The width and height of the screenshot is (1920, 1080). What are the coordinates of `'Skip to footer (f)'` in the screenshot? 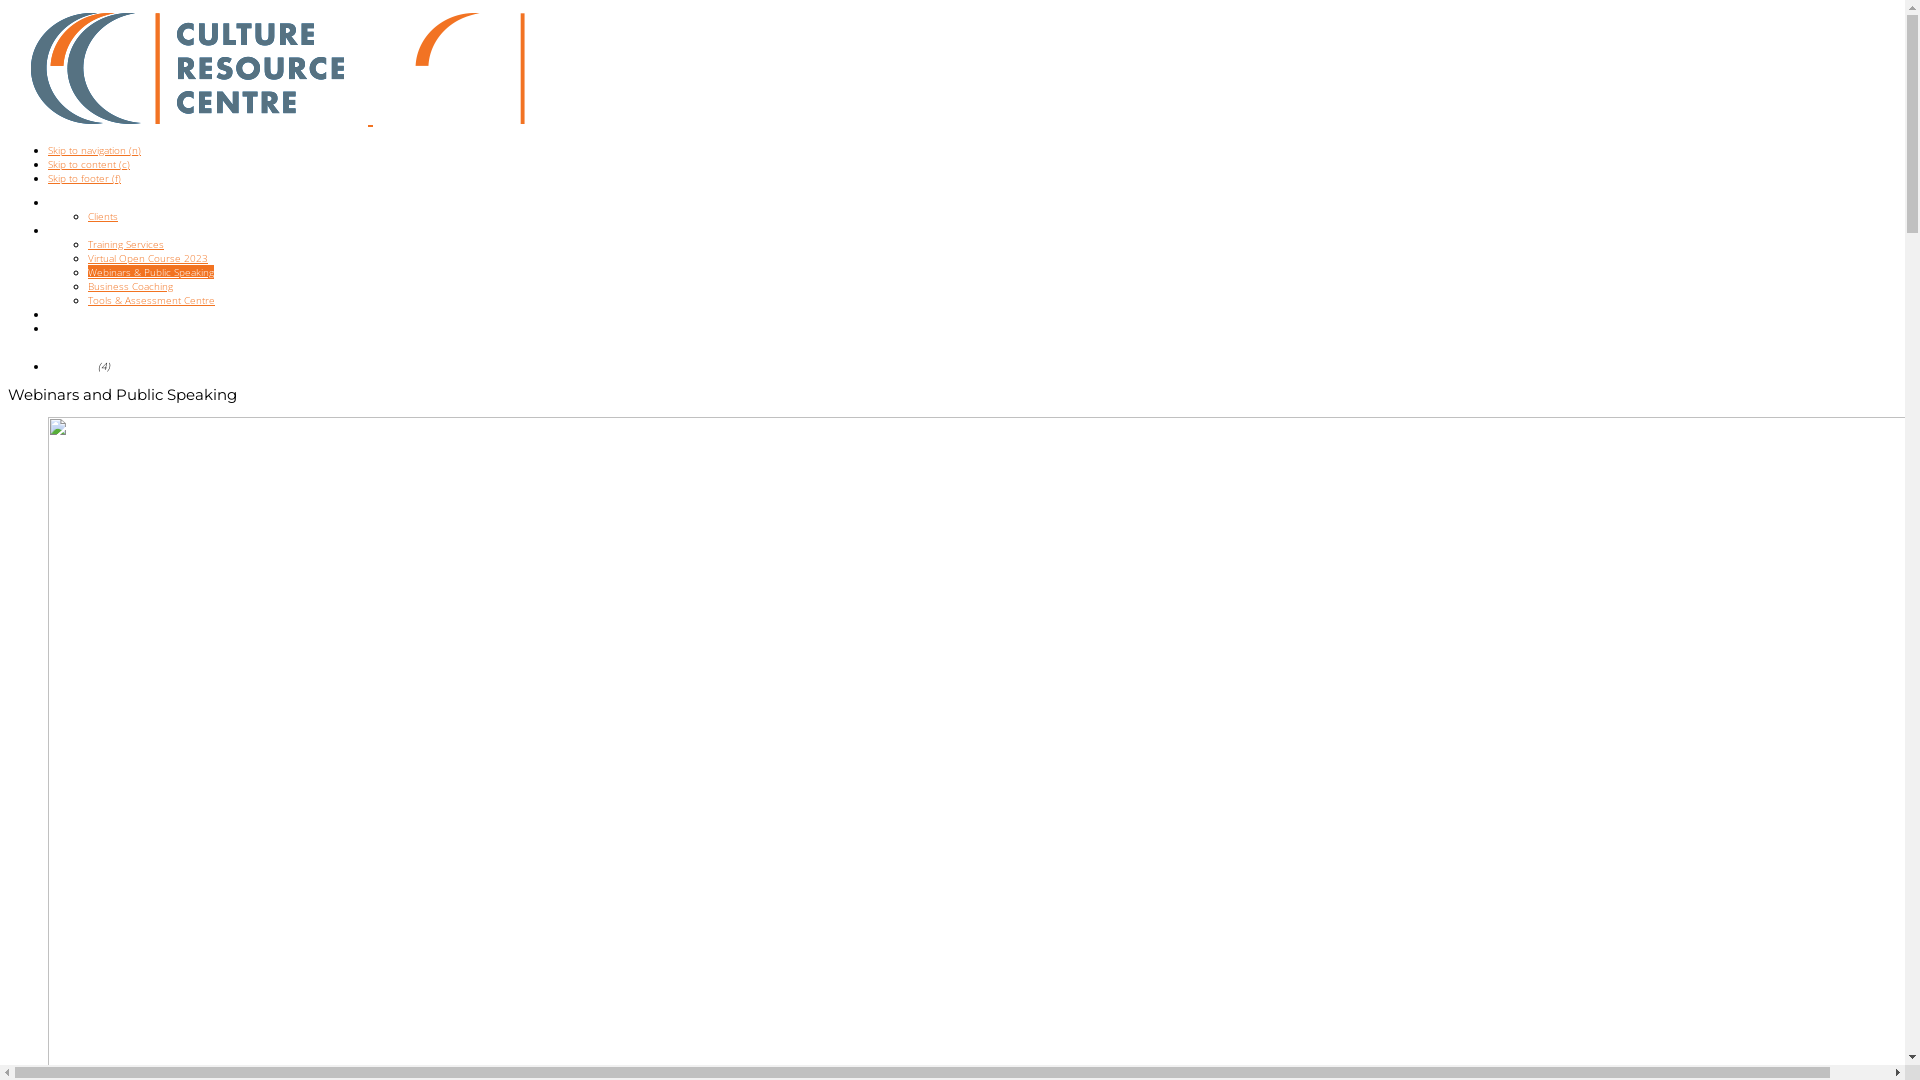 It's located at (83, 176).